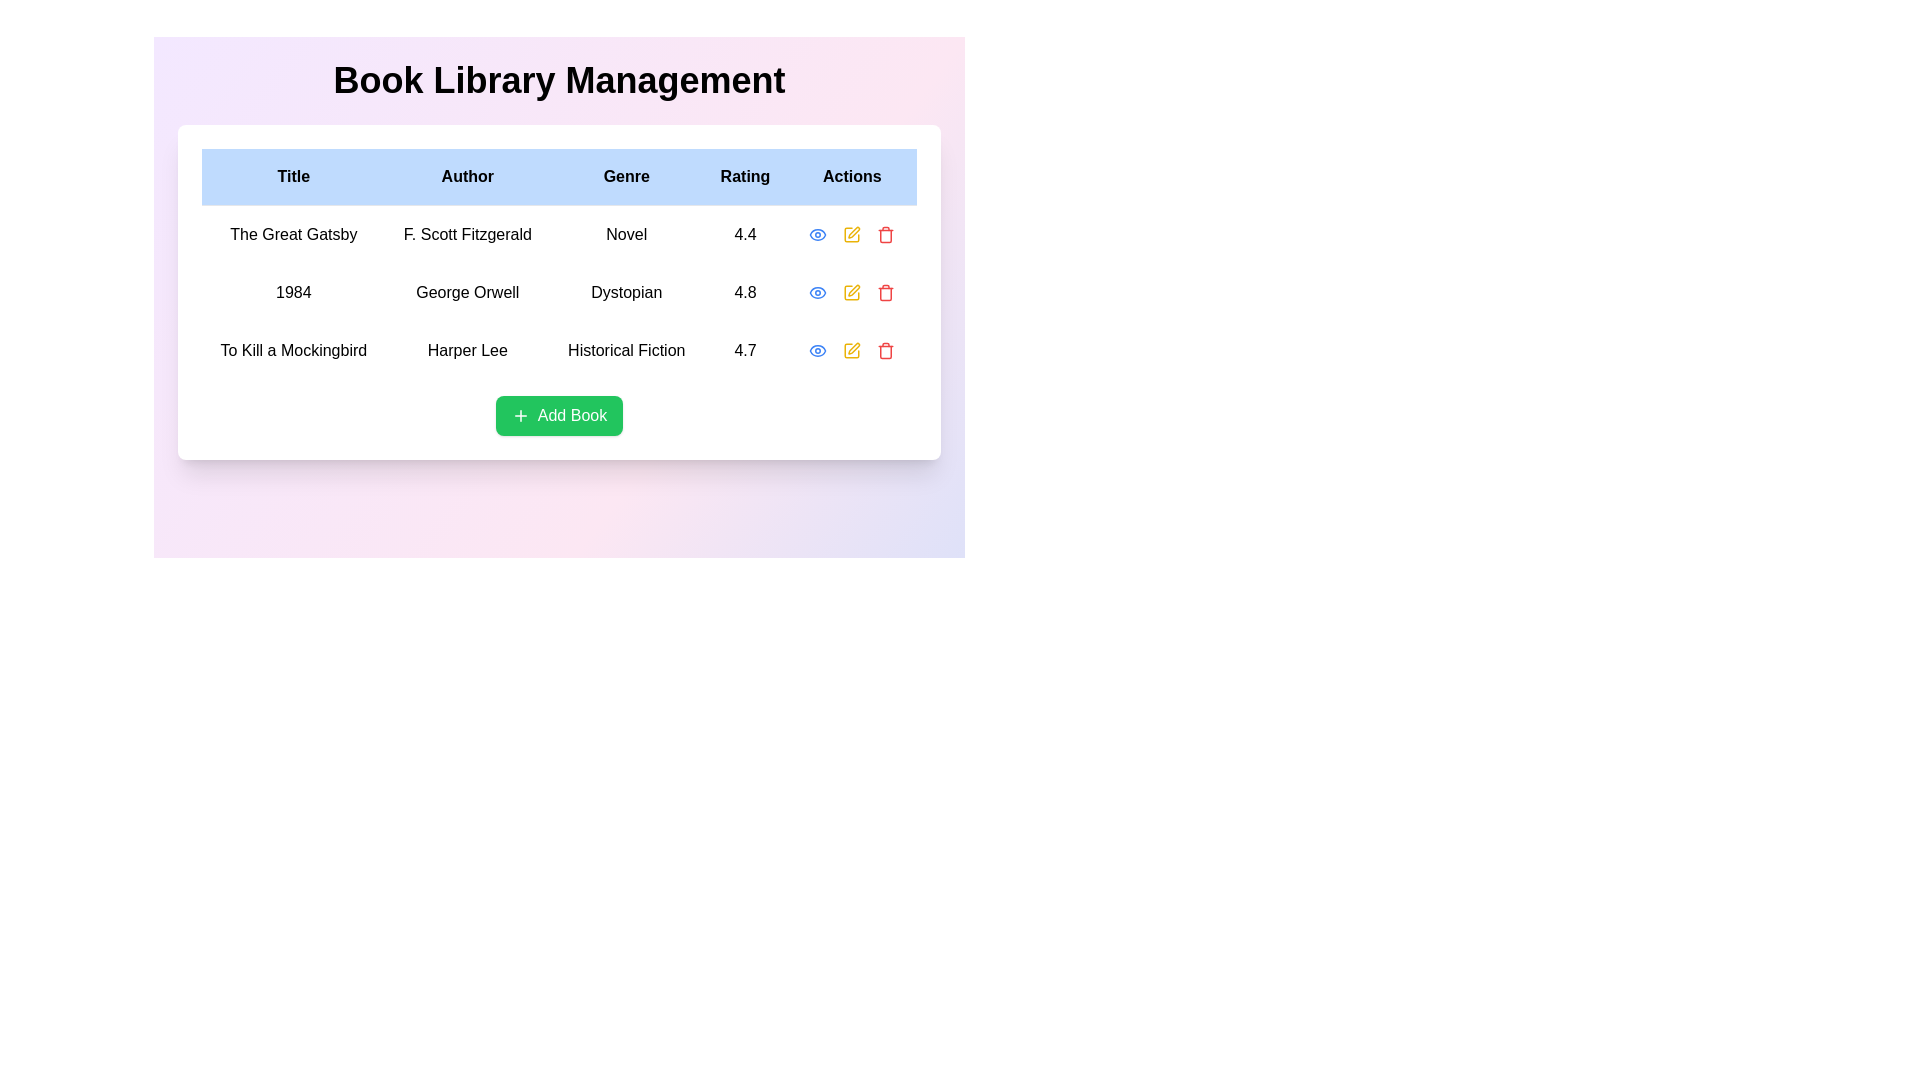 The width and height of the screenshot is (1920, 1080). Describe the element at coordinates (818, 234) in the screenshot. I see `the eye-shaped SVG icon in the 'Actions' column of the 'Book Library Management' interface` at that location.